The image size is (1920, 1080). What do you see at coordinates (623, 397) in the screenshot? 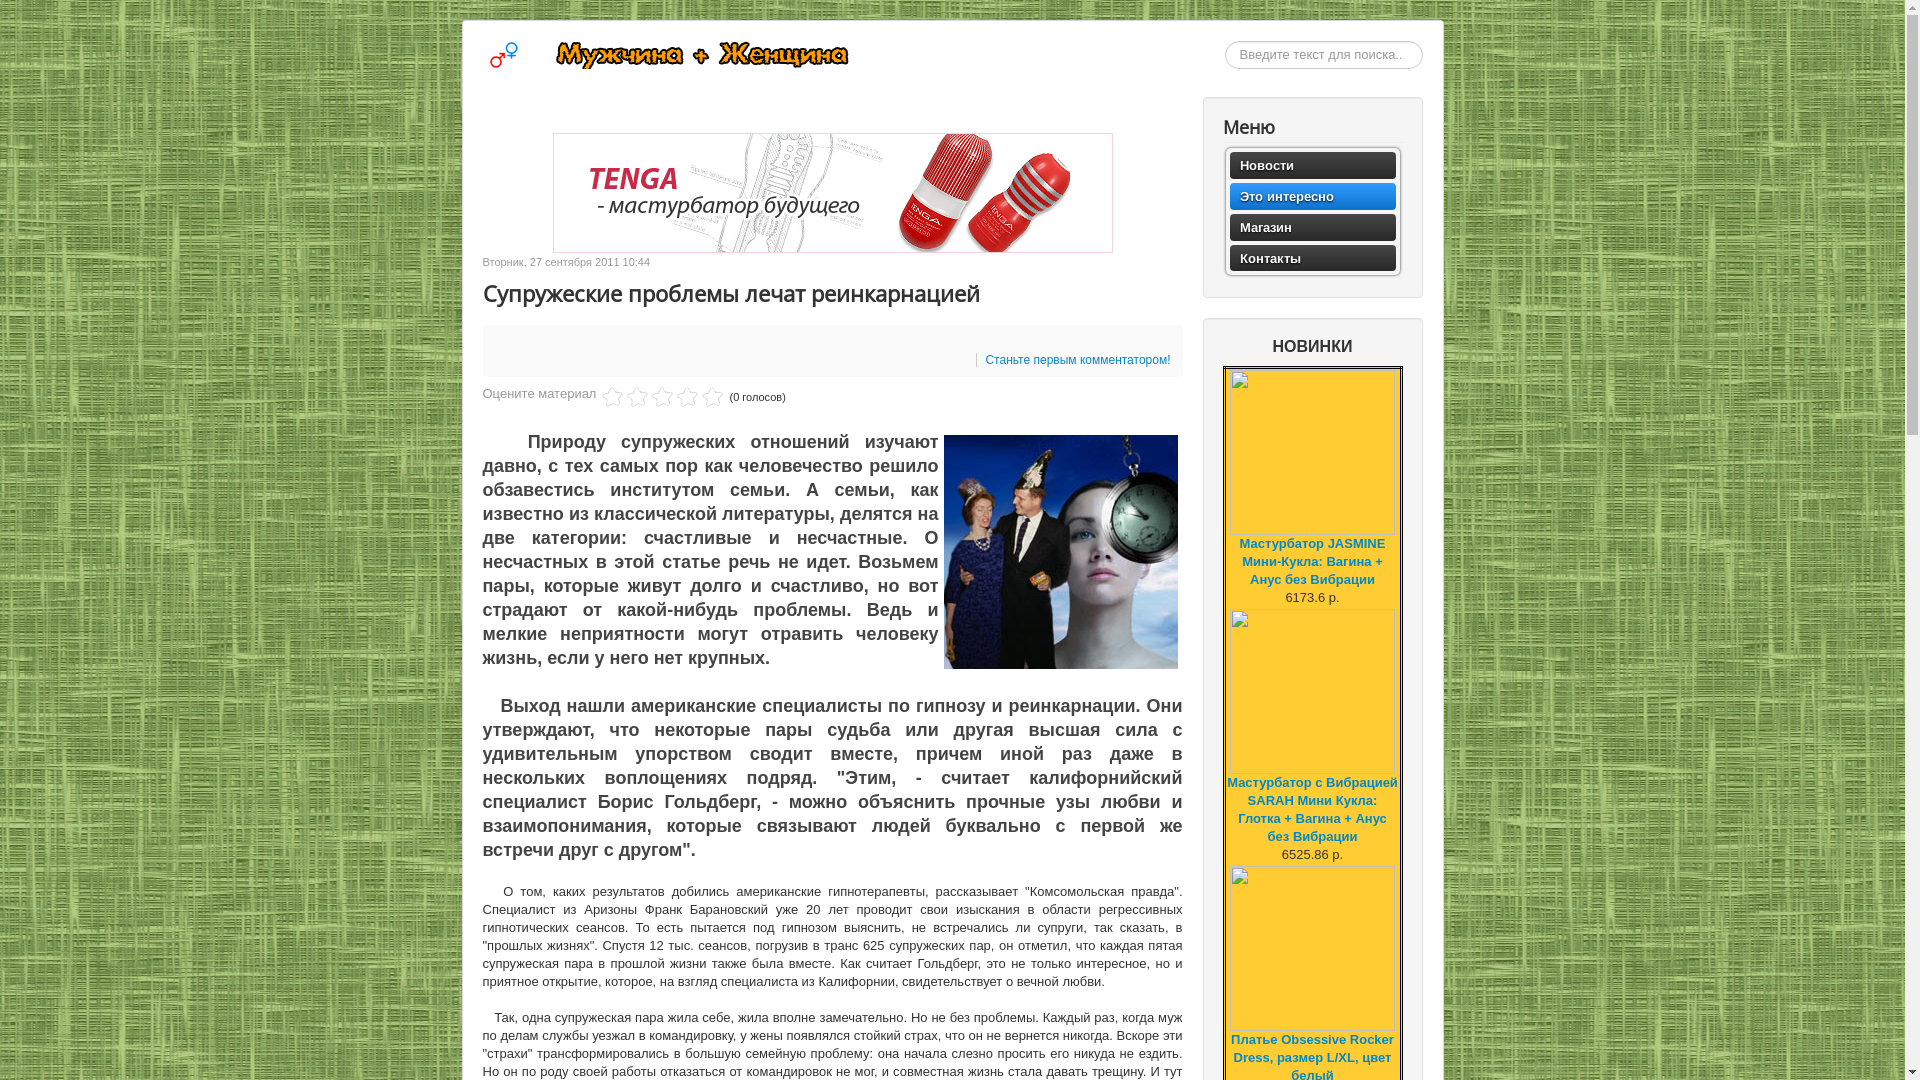
I see `'2'` at bounding box center [623, 397].